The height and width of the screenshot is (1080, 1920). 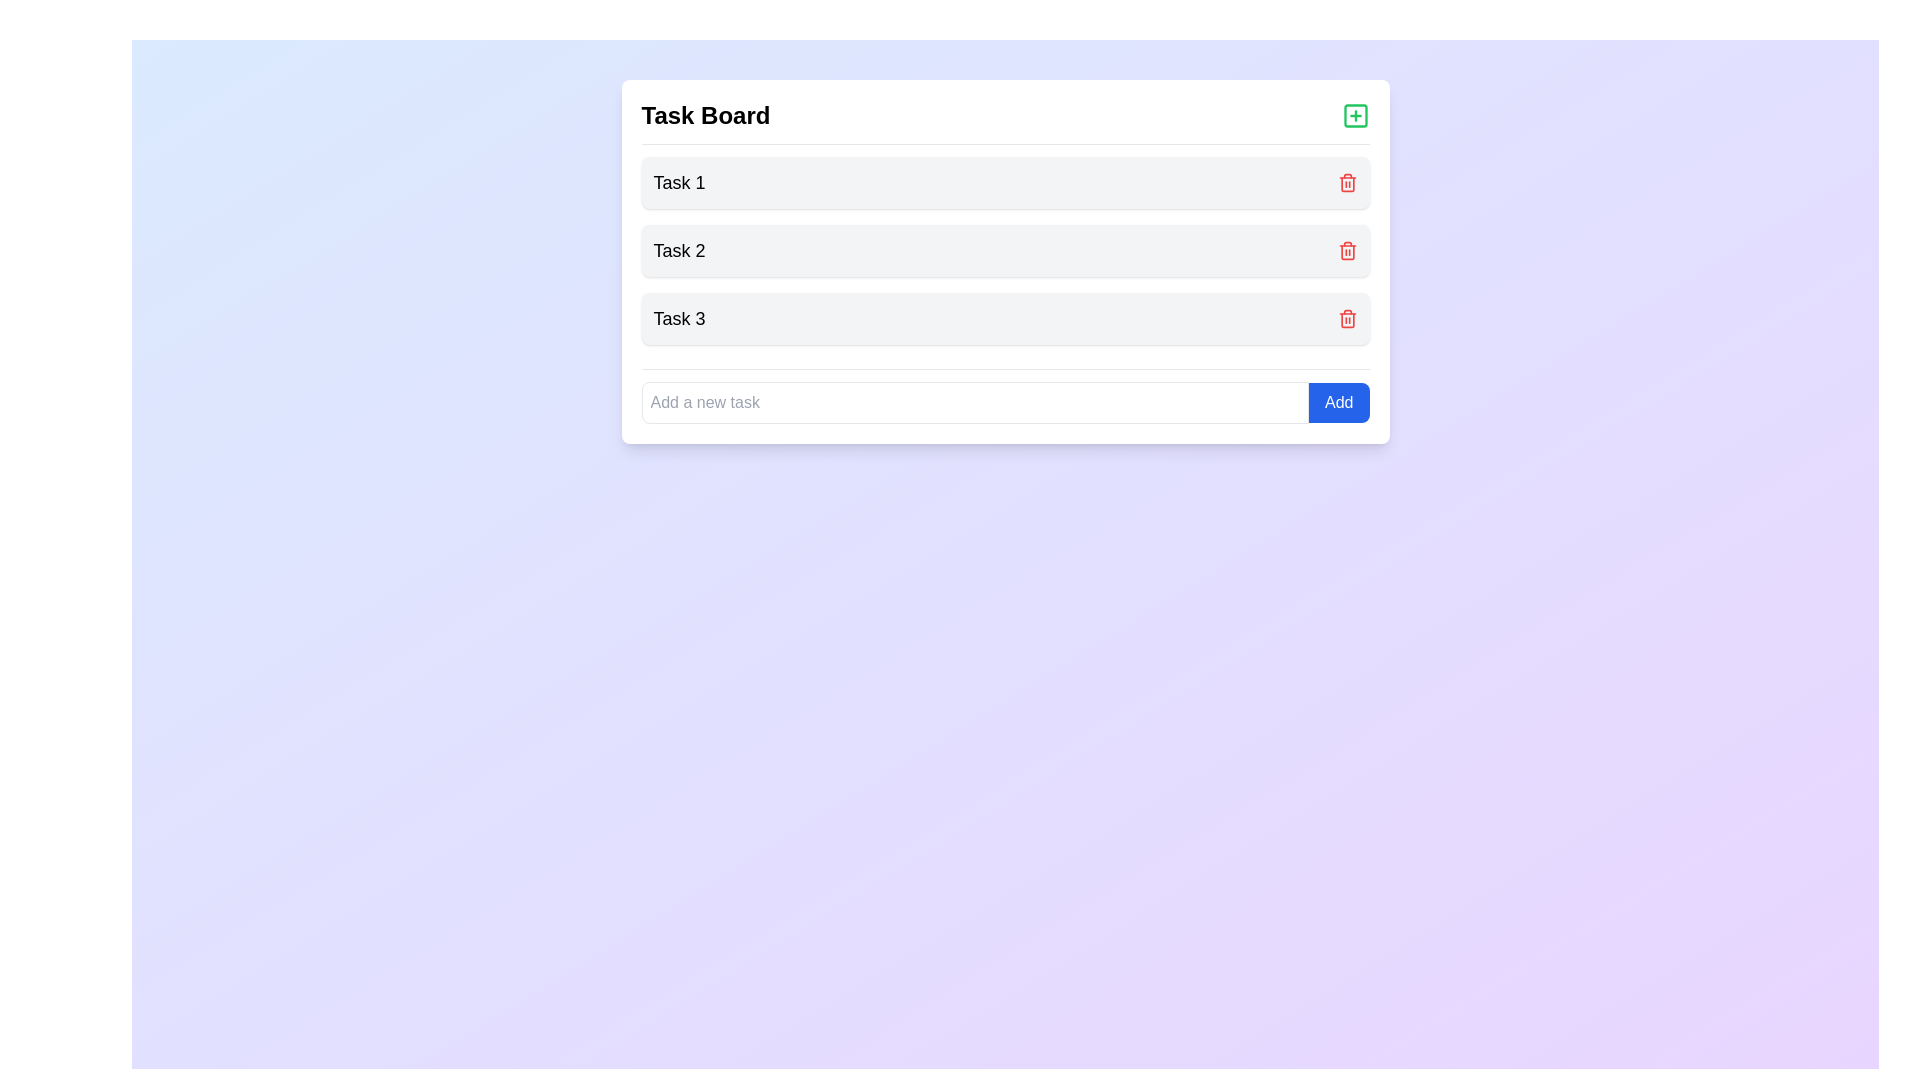 I want to click on the delete button (trash bin icon) for 'Task 2', so click(x=1347, y=251).